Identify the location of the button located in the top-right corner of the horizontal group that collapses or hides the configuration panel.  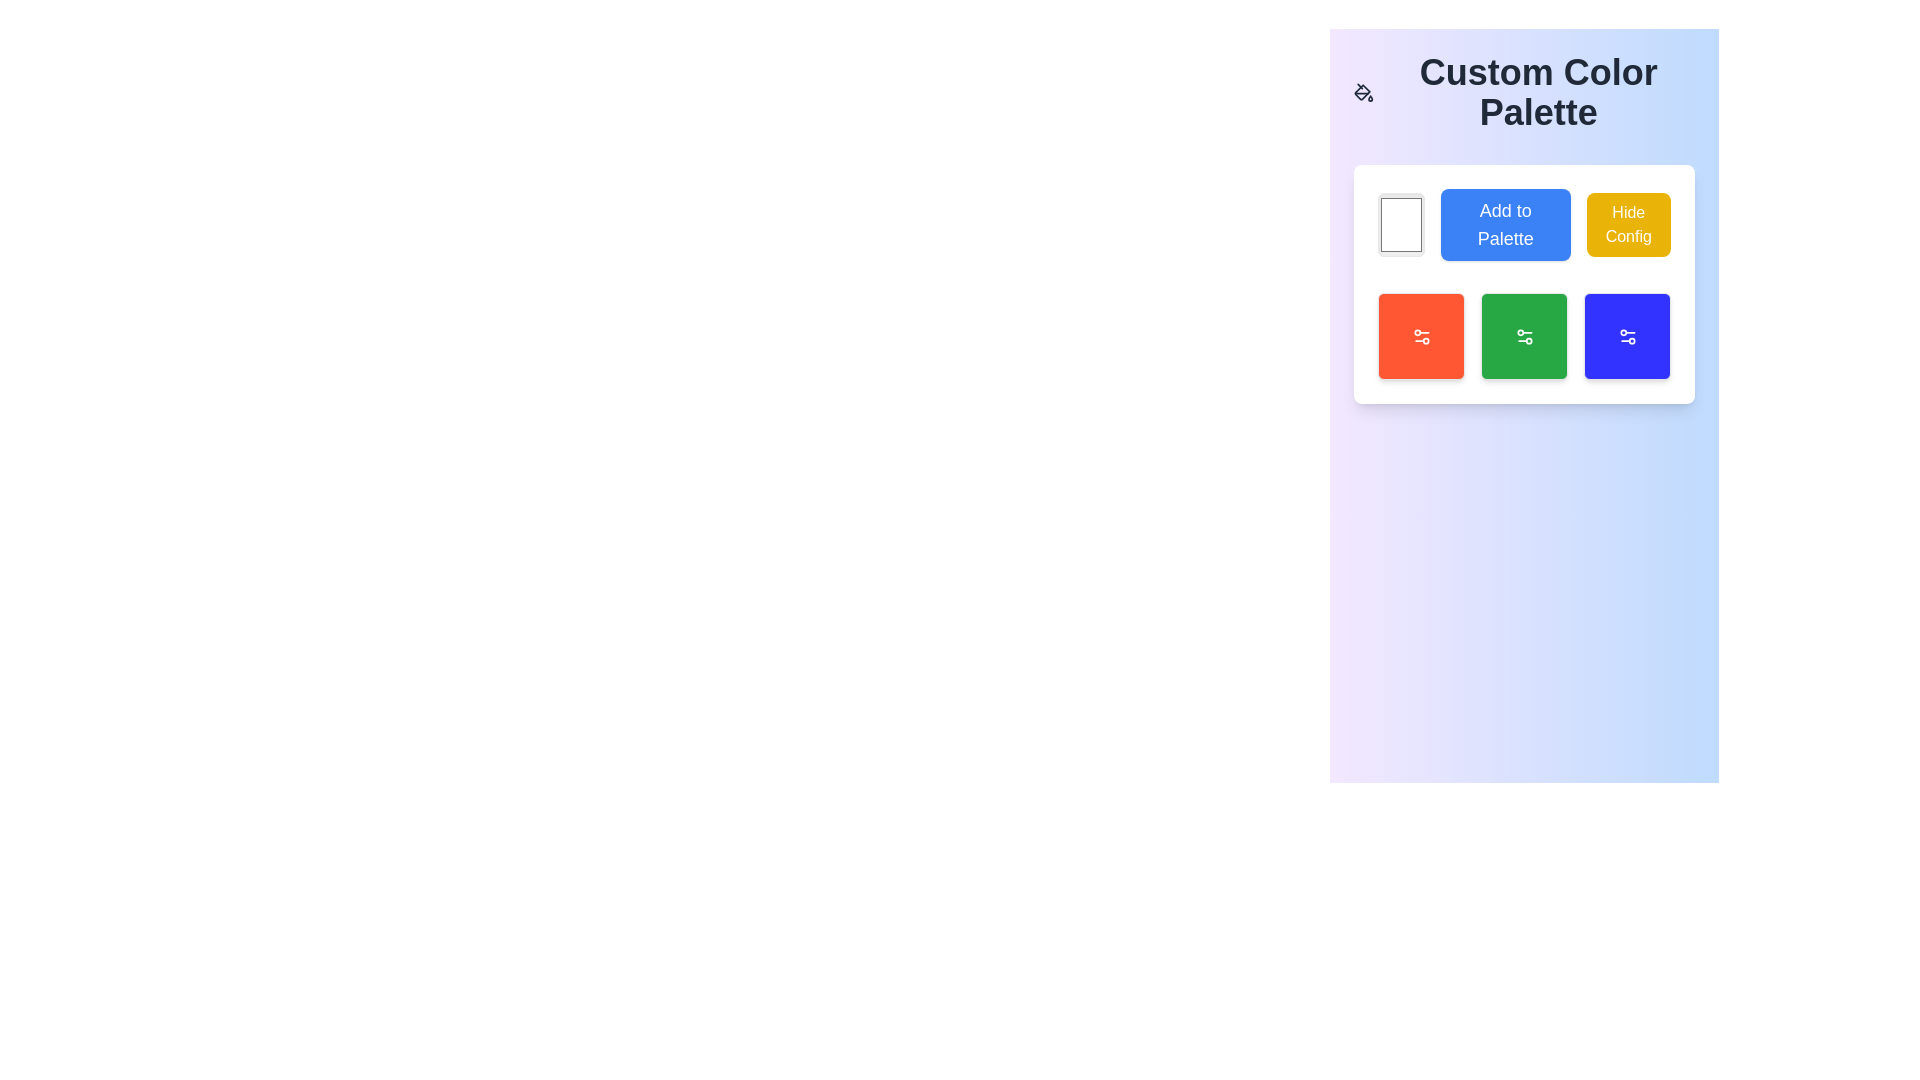
(1628, 224).